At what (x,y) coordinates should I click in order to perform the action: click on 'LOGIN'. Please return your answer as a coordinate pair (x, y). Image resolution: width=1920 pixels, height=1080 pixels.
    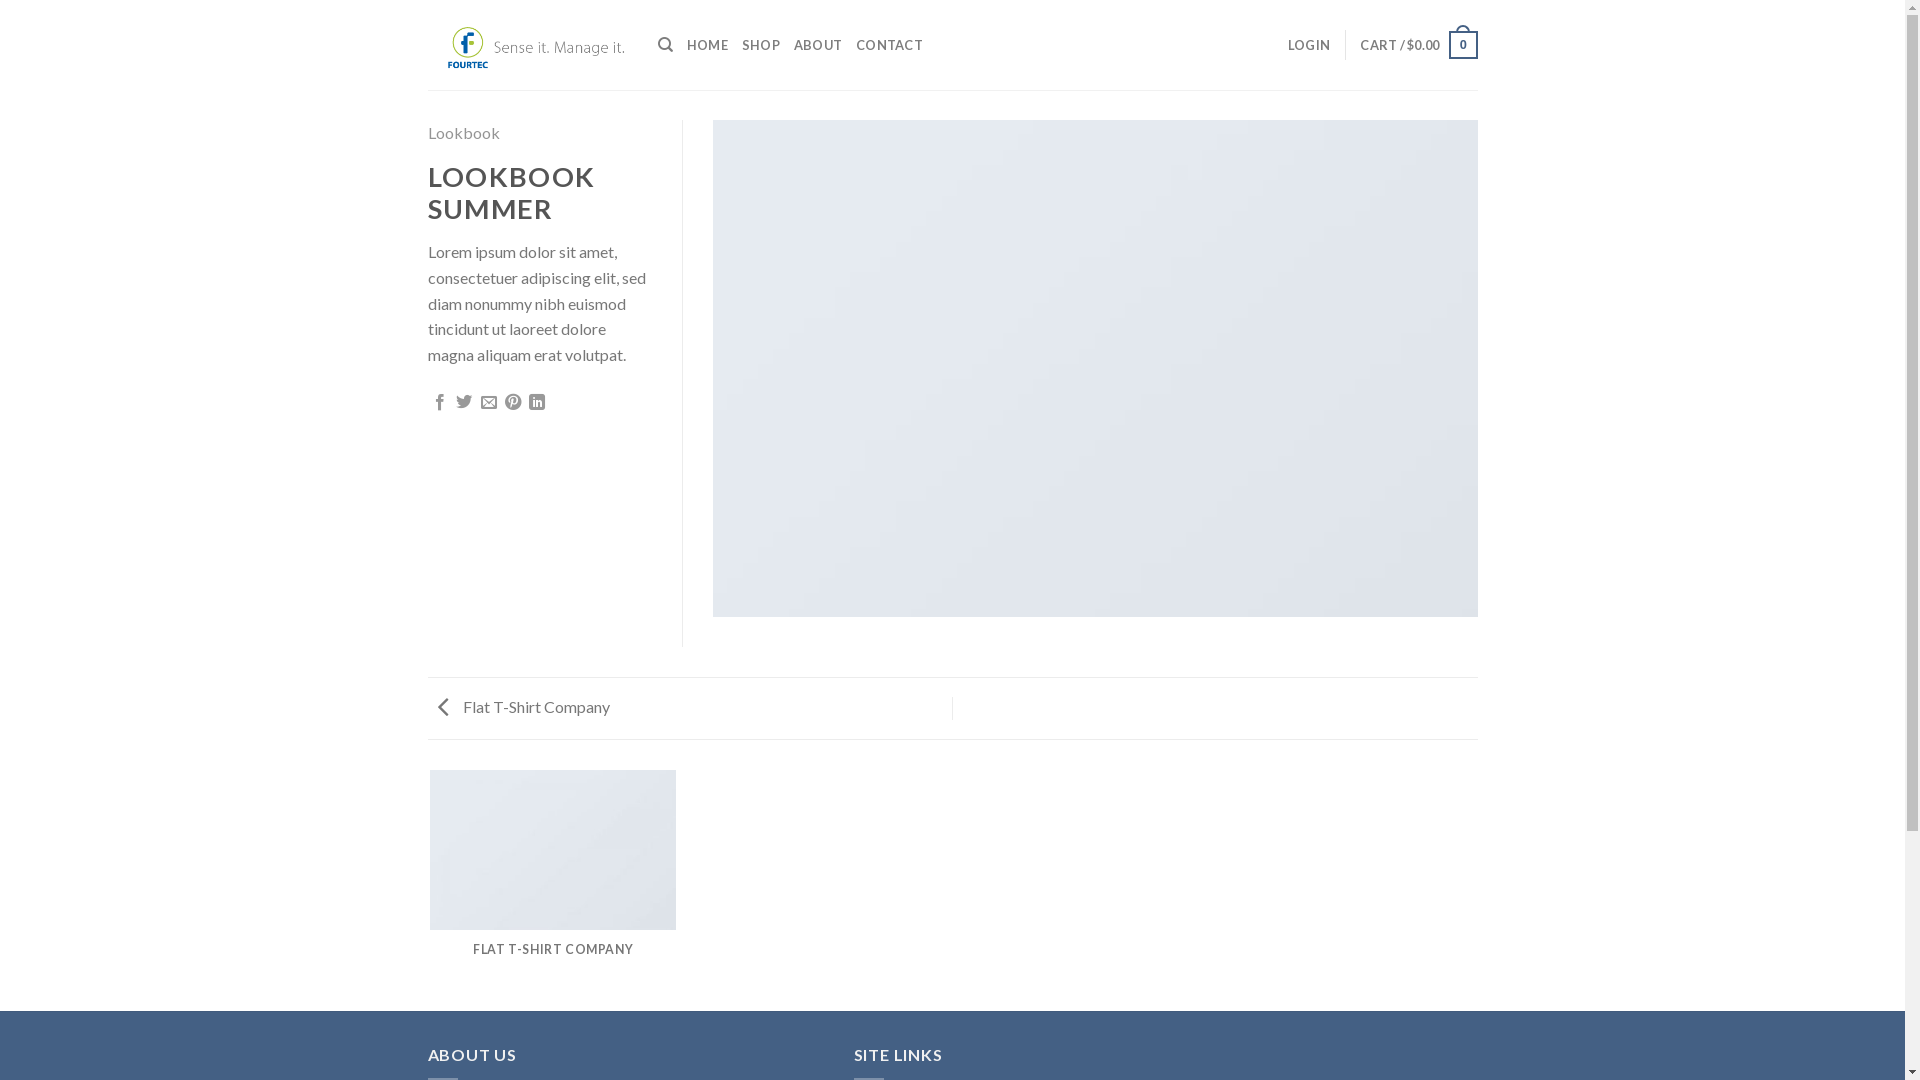
    Looking at the image, I should click on (1309, 45).